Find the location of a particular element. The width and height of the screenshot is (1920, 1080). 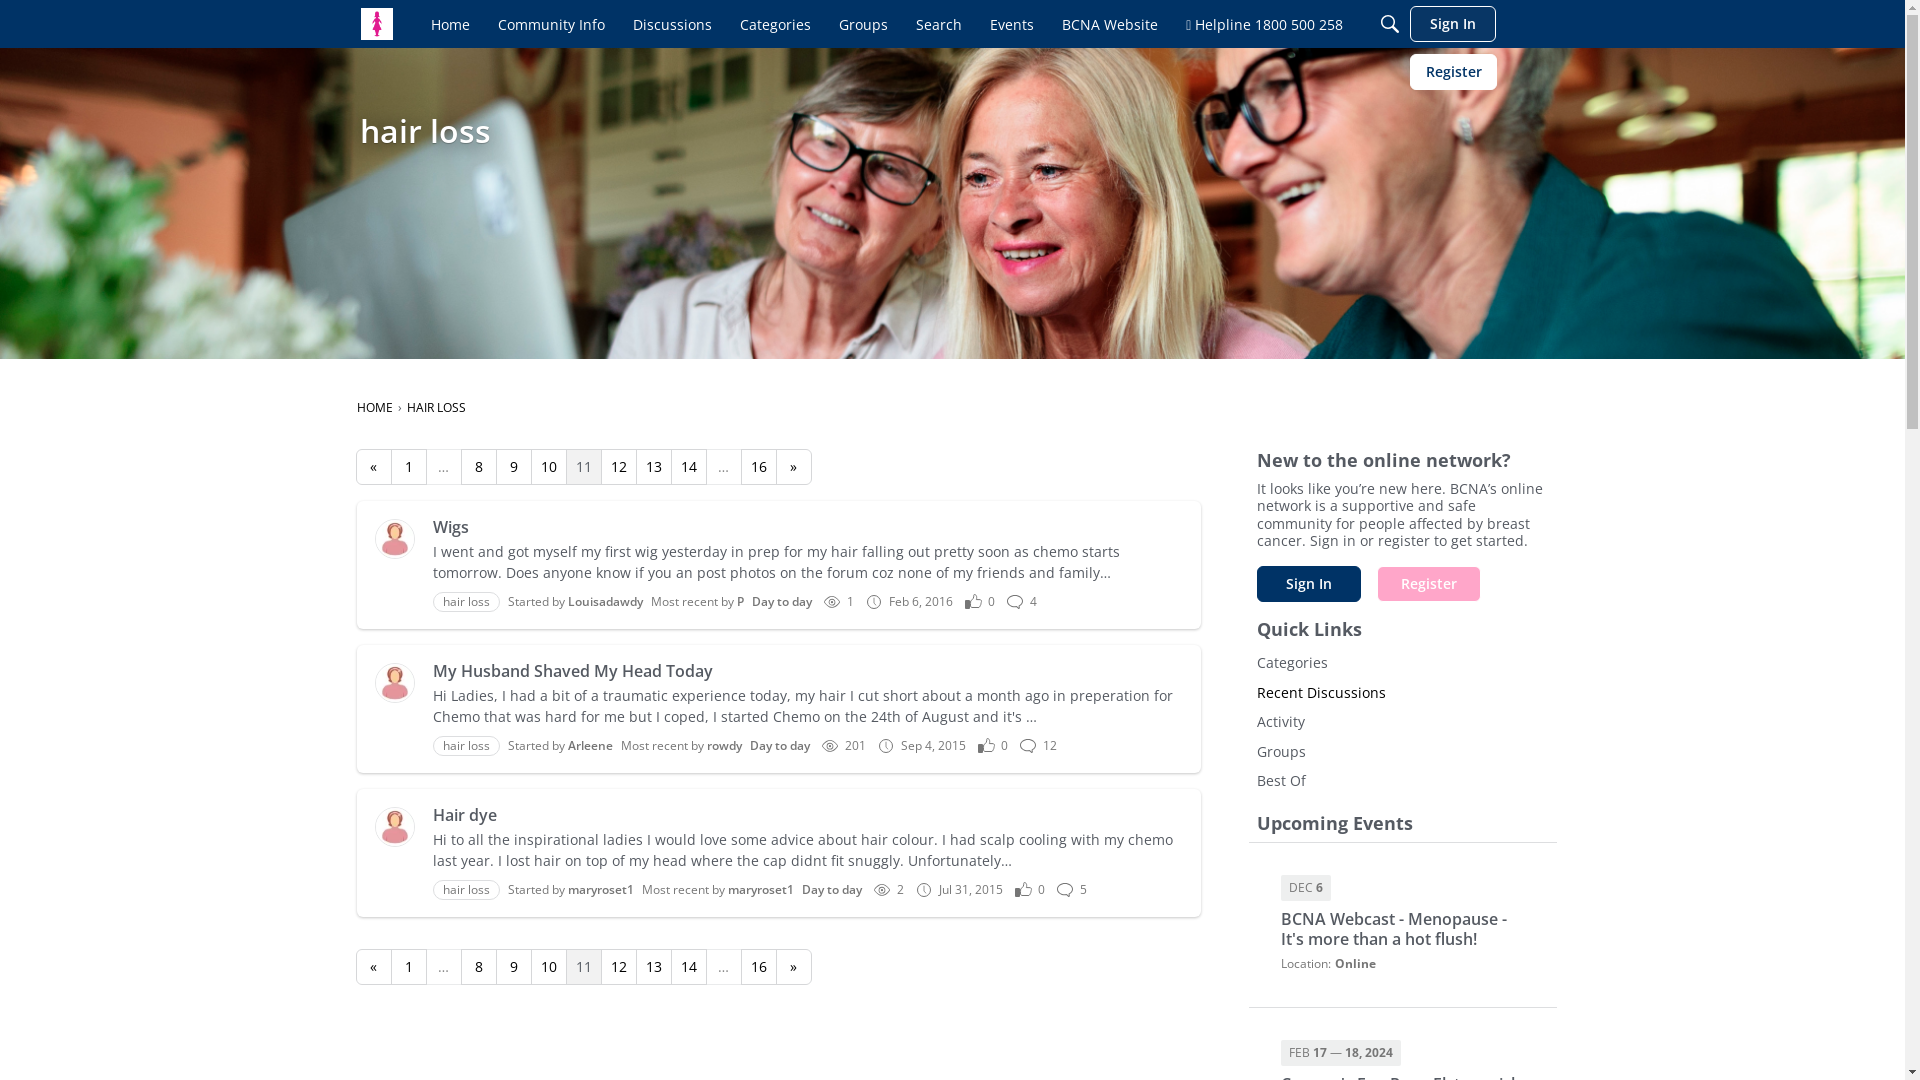

'Search' is located at coordinates (938, 23).